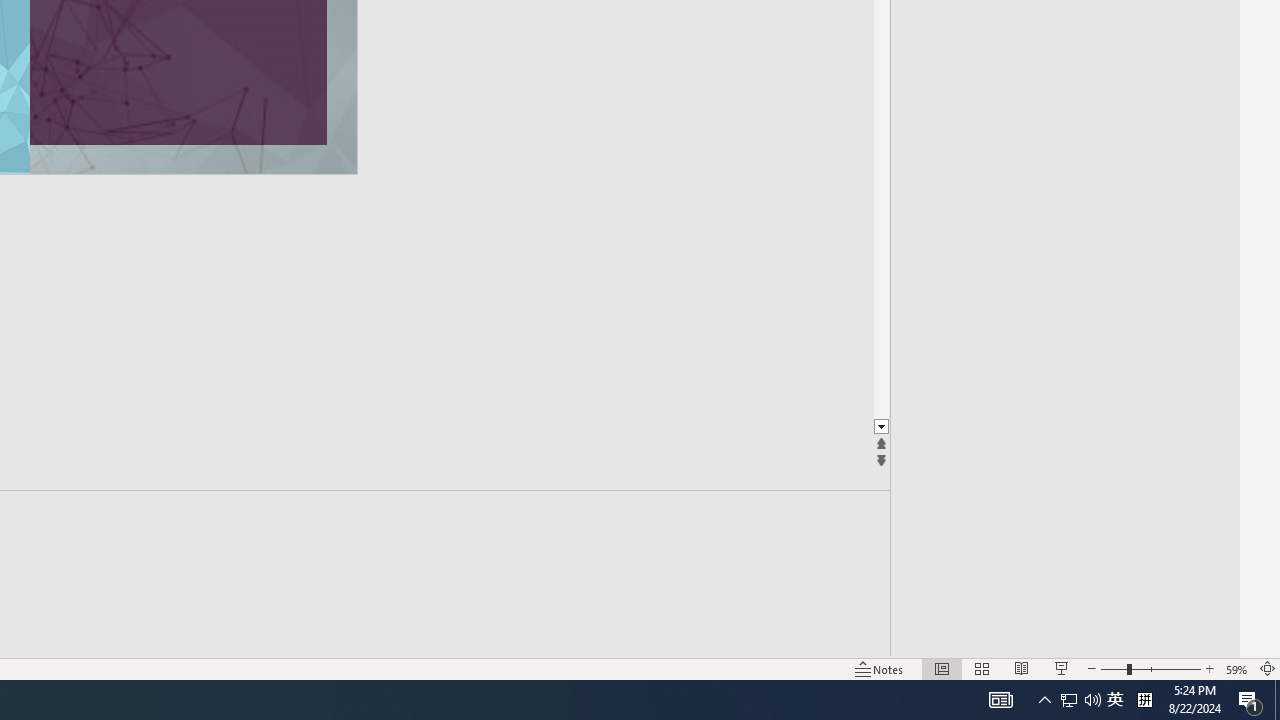  Describe the element at coordinates (1236, 669) in the screenshot. I see `'Zoom 59%'` at that location.